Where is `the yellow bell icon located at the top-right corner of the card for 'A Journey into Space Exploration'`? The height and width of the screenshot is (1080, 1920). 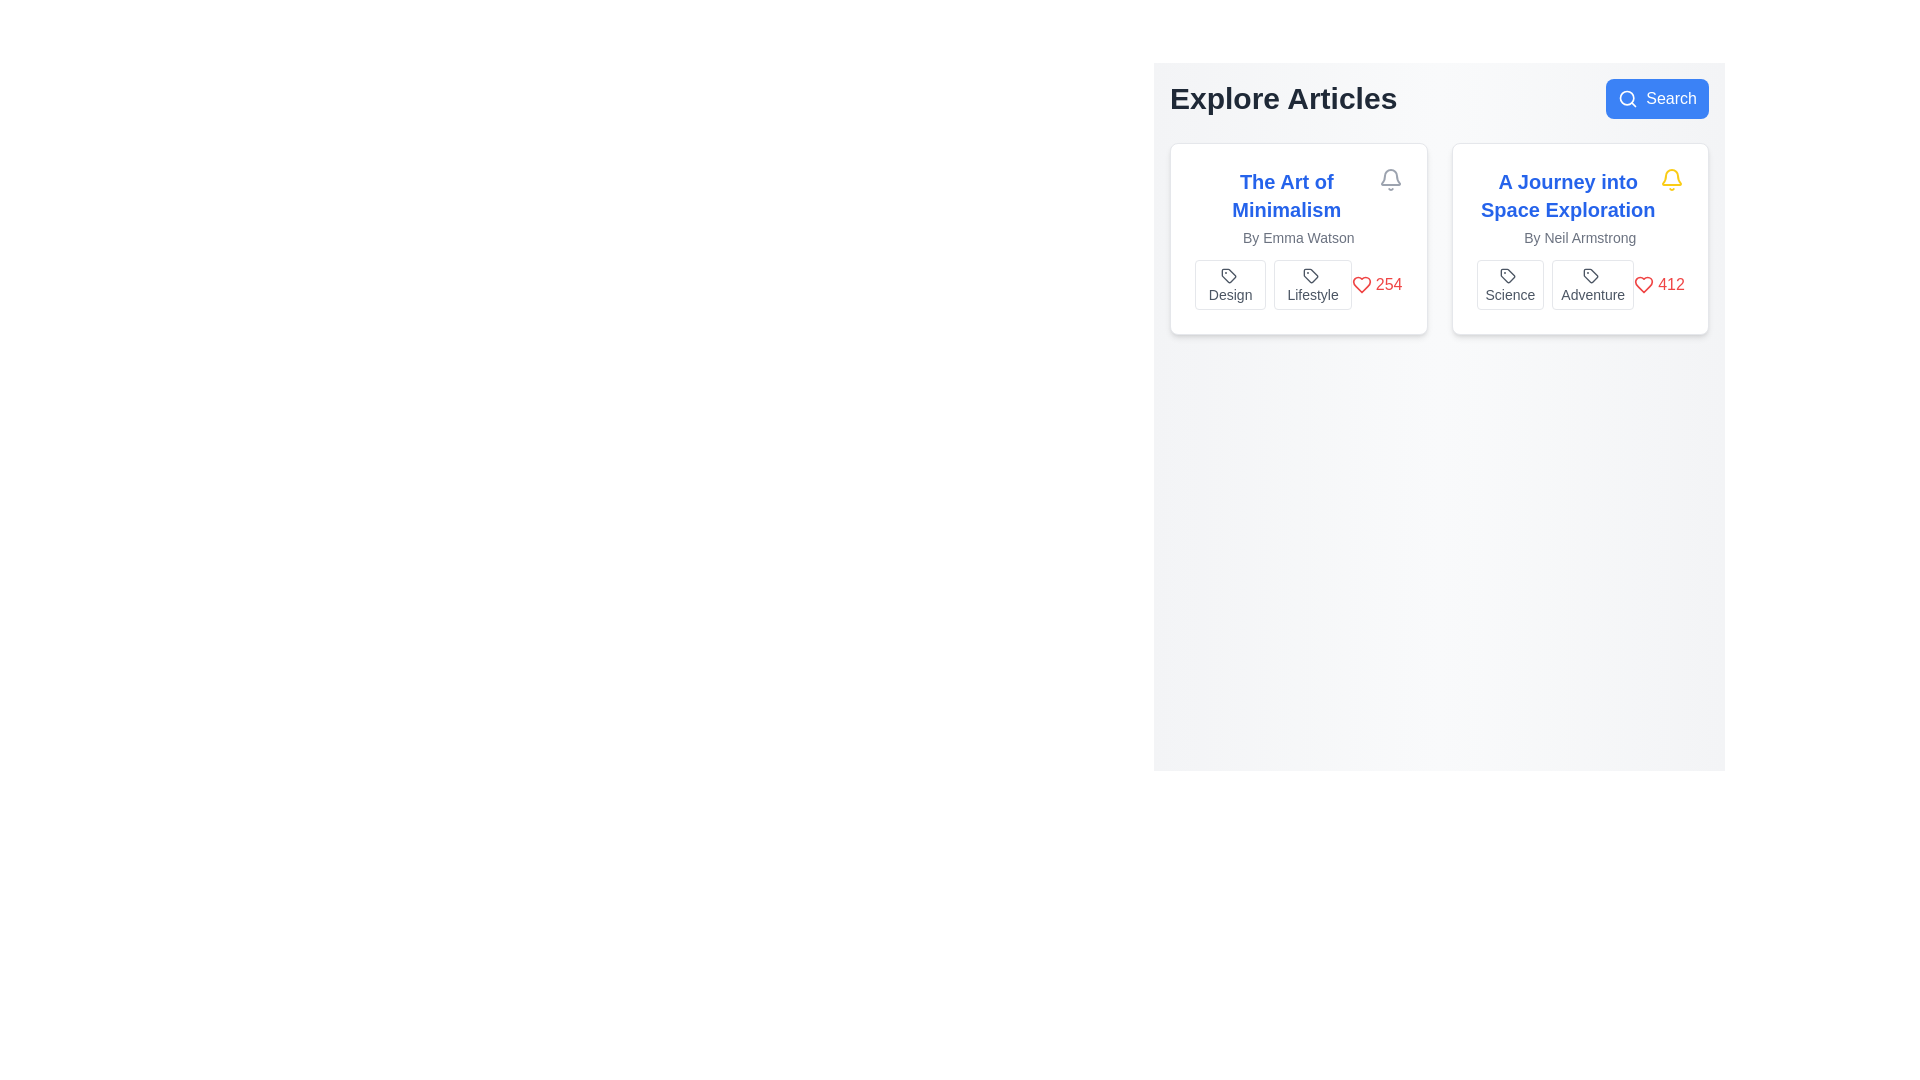 the yellow bell icon located at the top-right corner of the card for 'A Journey into Space Exploration' is located at coordinates (1671, 180).